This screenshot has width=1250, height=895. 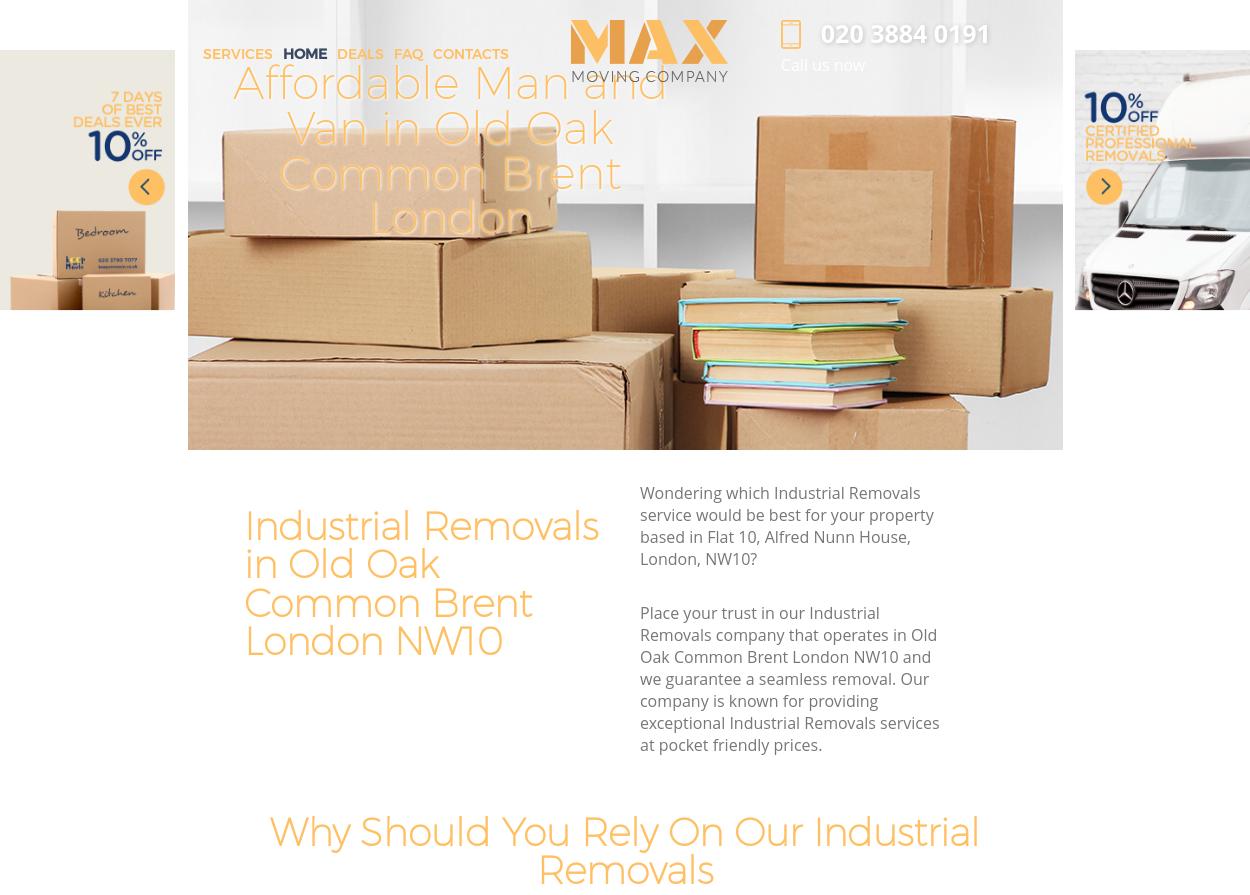 I want to click on 'Industrial Removals in Old Oak Common Brent London NW10', so click(x=420, y=582).